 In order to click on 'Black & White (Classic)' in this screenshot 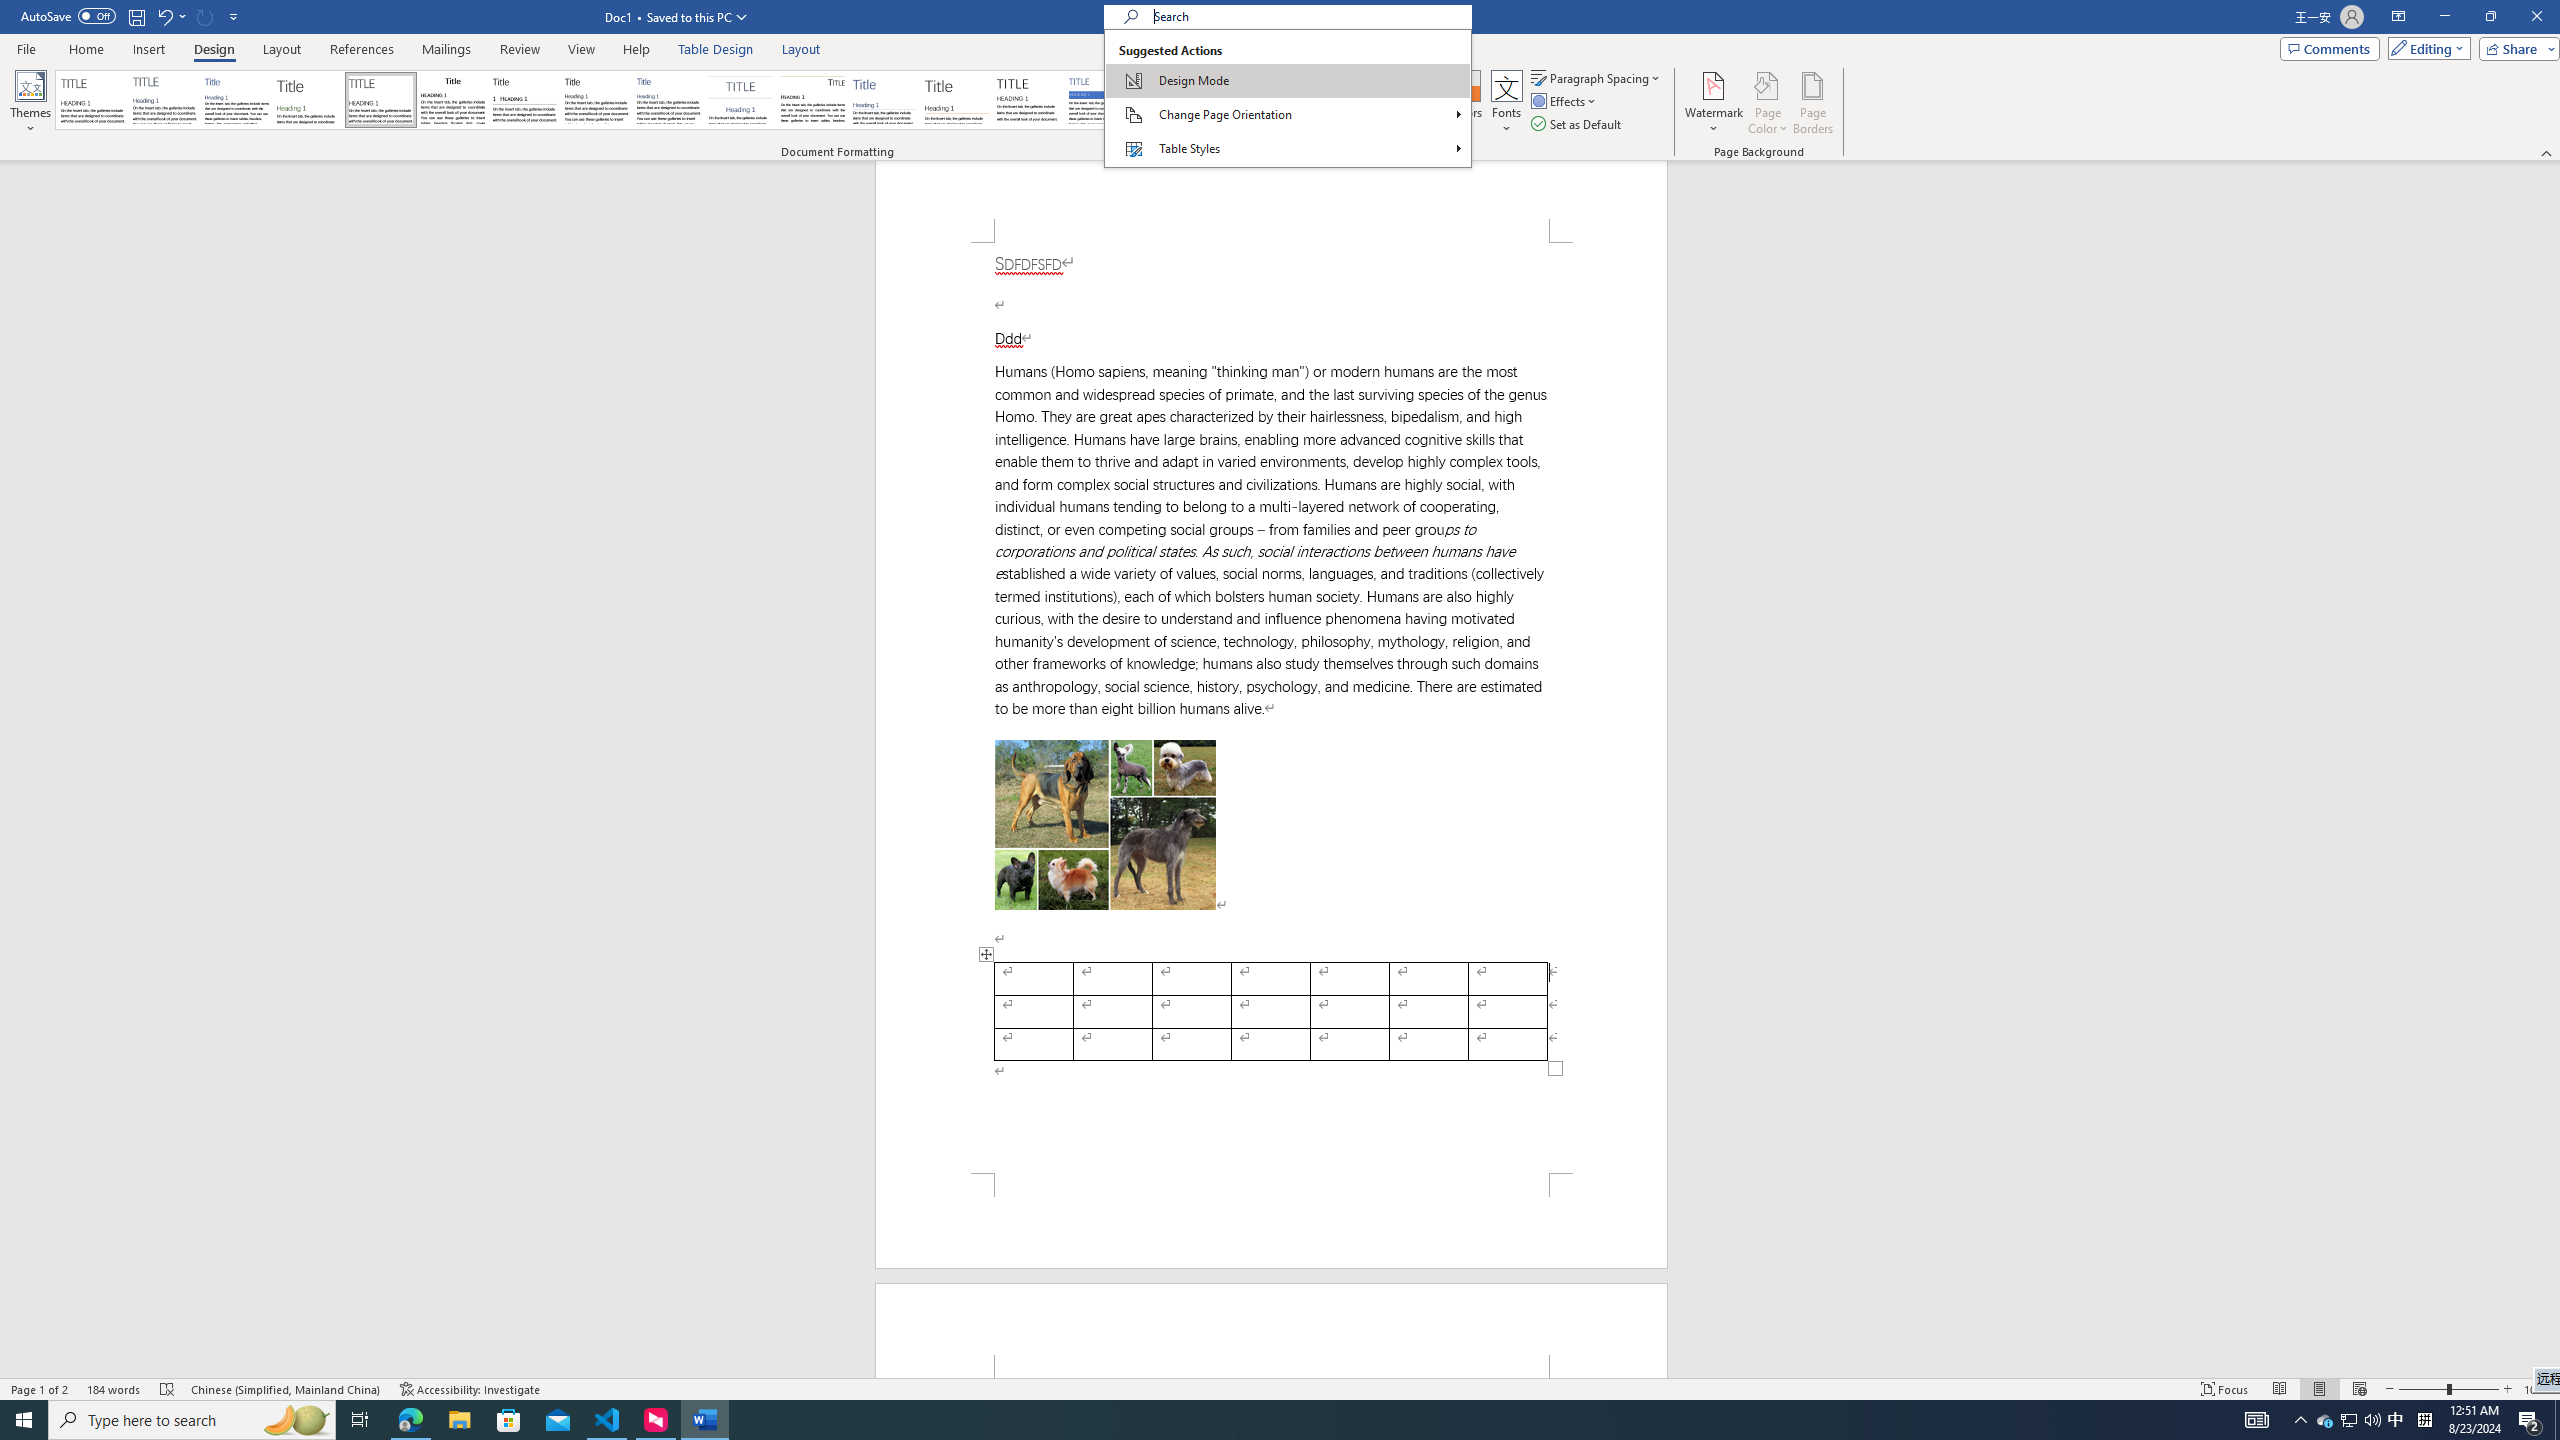, I will do `click(452, 99)`.